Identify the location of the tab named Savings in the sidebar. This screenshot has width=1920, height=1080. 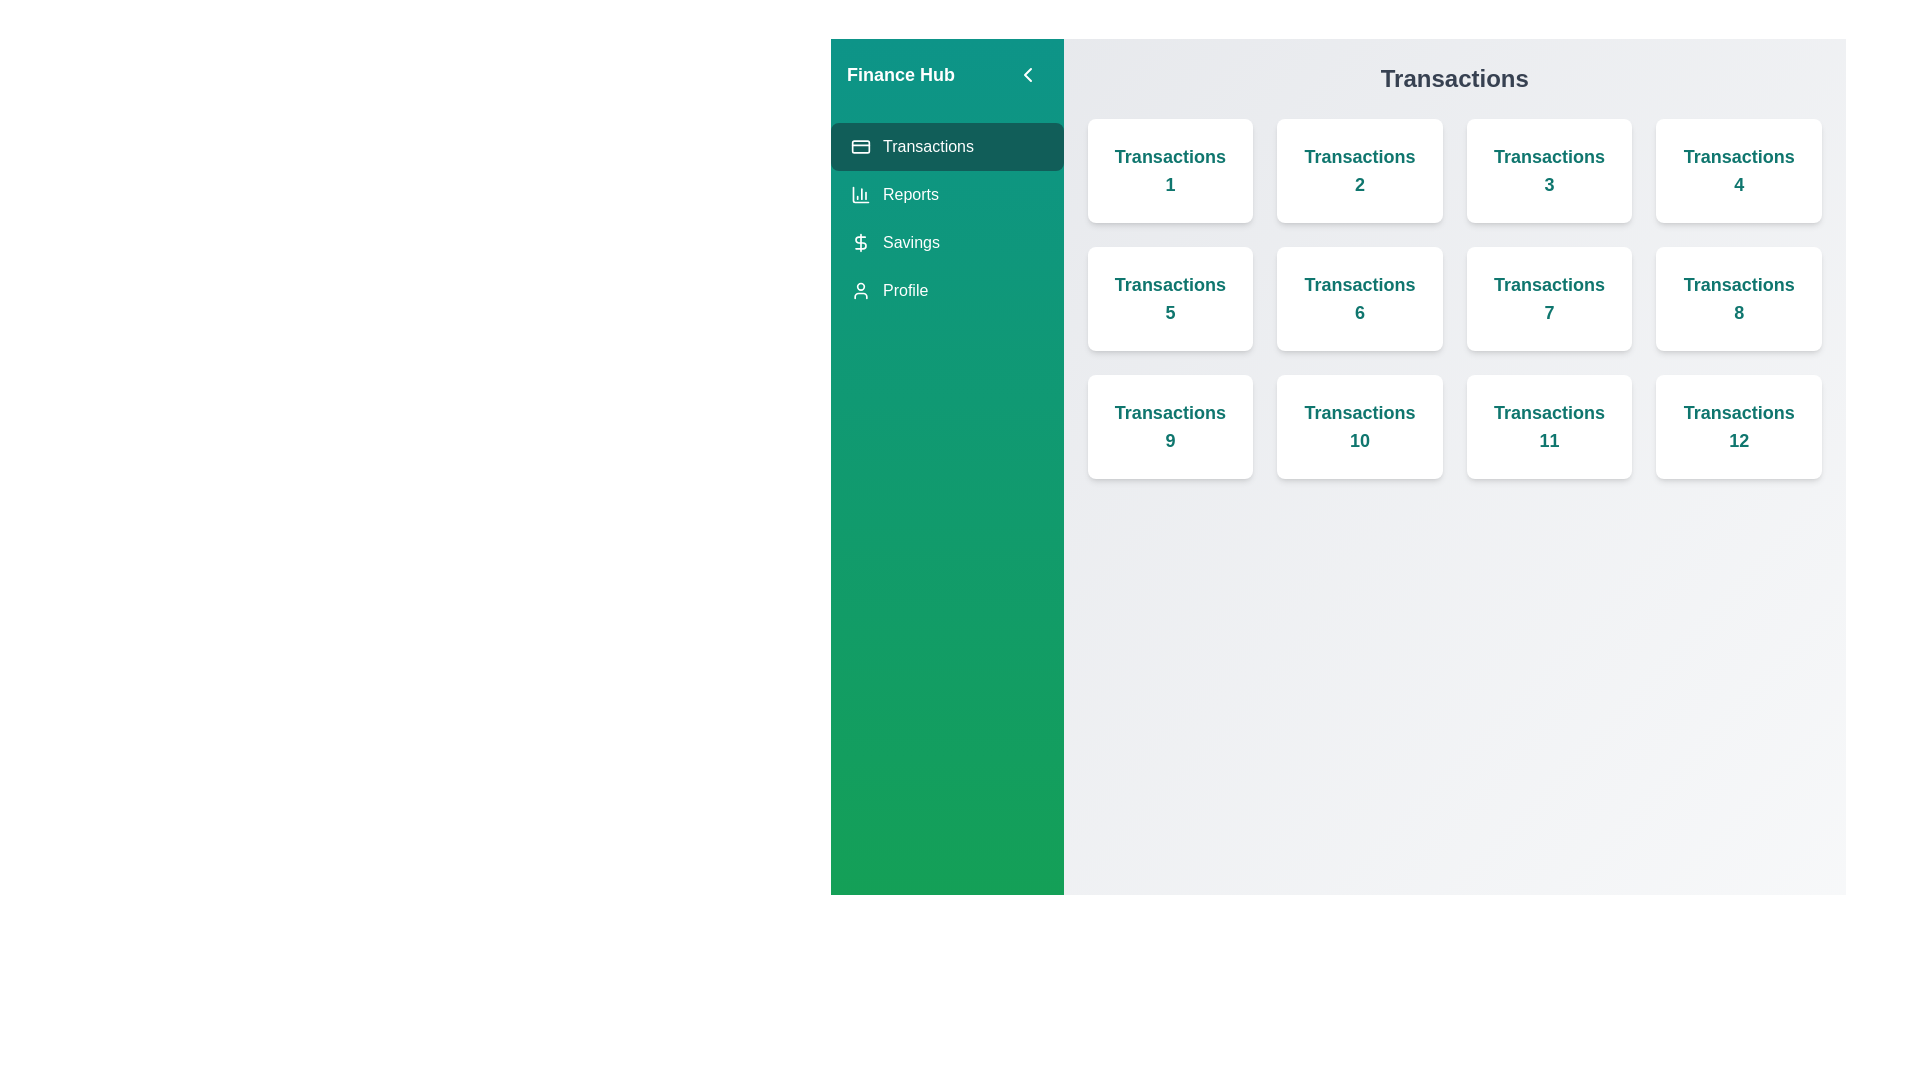
(945, 242).